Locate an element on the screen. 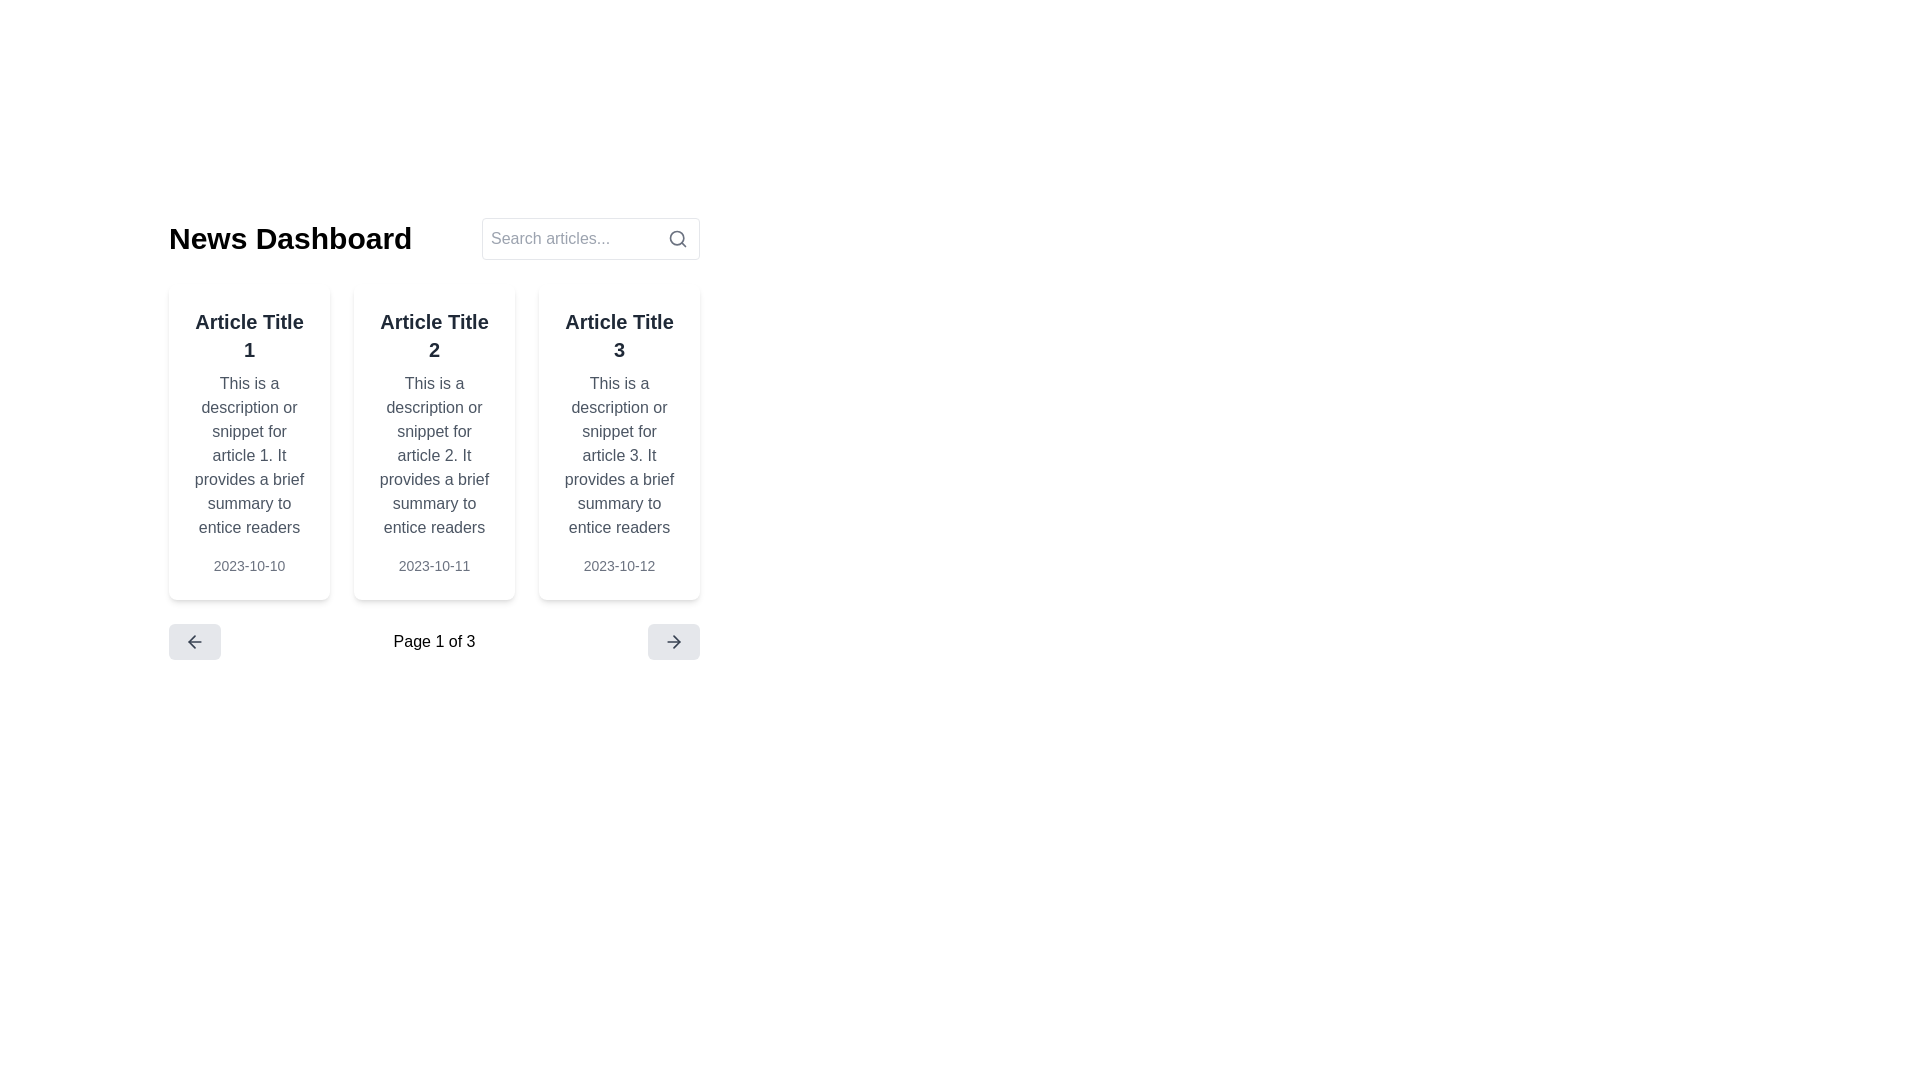 Image resolution: width=1920 pixels, height=1080 pixels. the heading text labeled 'Article Title 1', which is styled in a large bold font and dark gray color, located at the top section of the leftmost card in the News Dashboard is located at coordinates (248, 334).